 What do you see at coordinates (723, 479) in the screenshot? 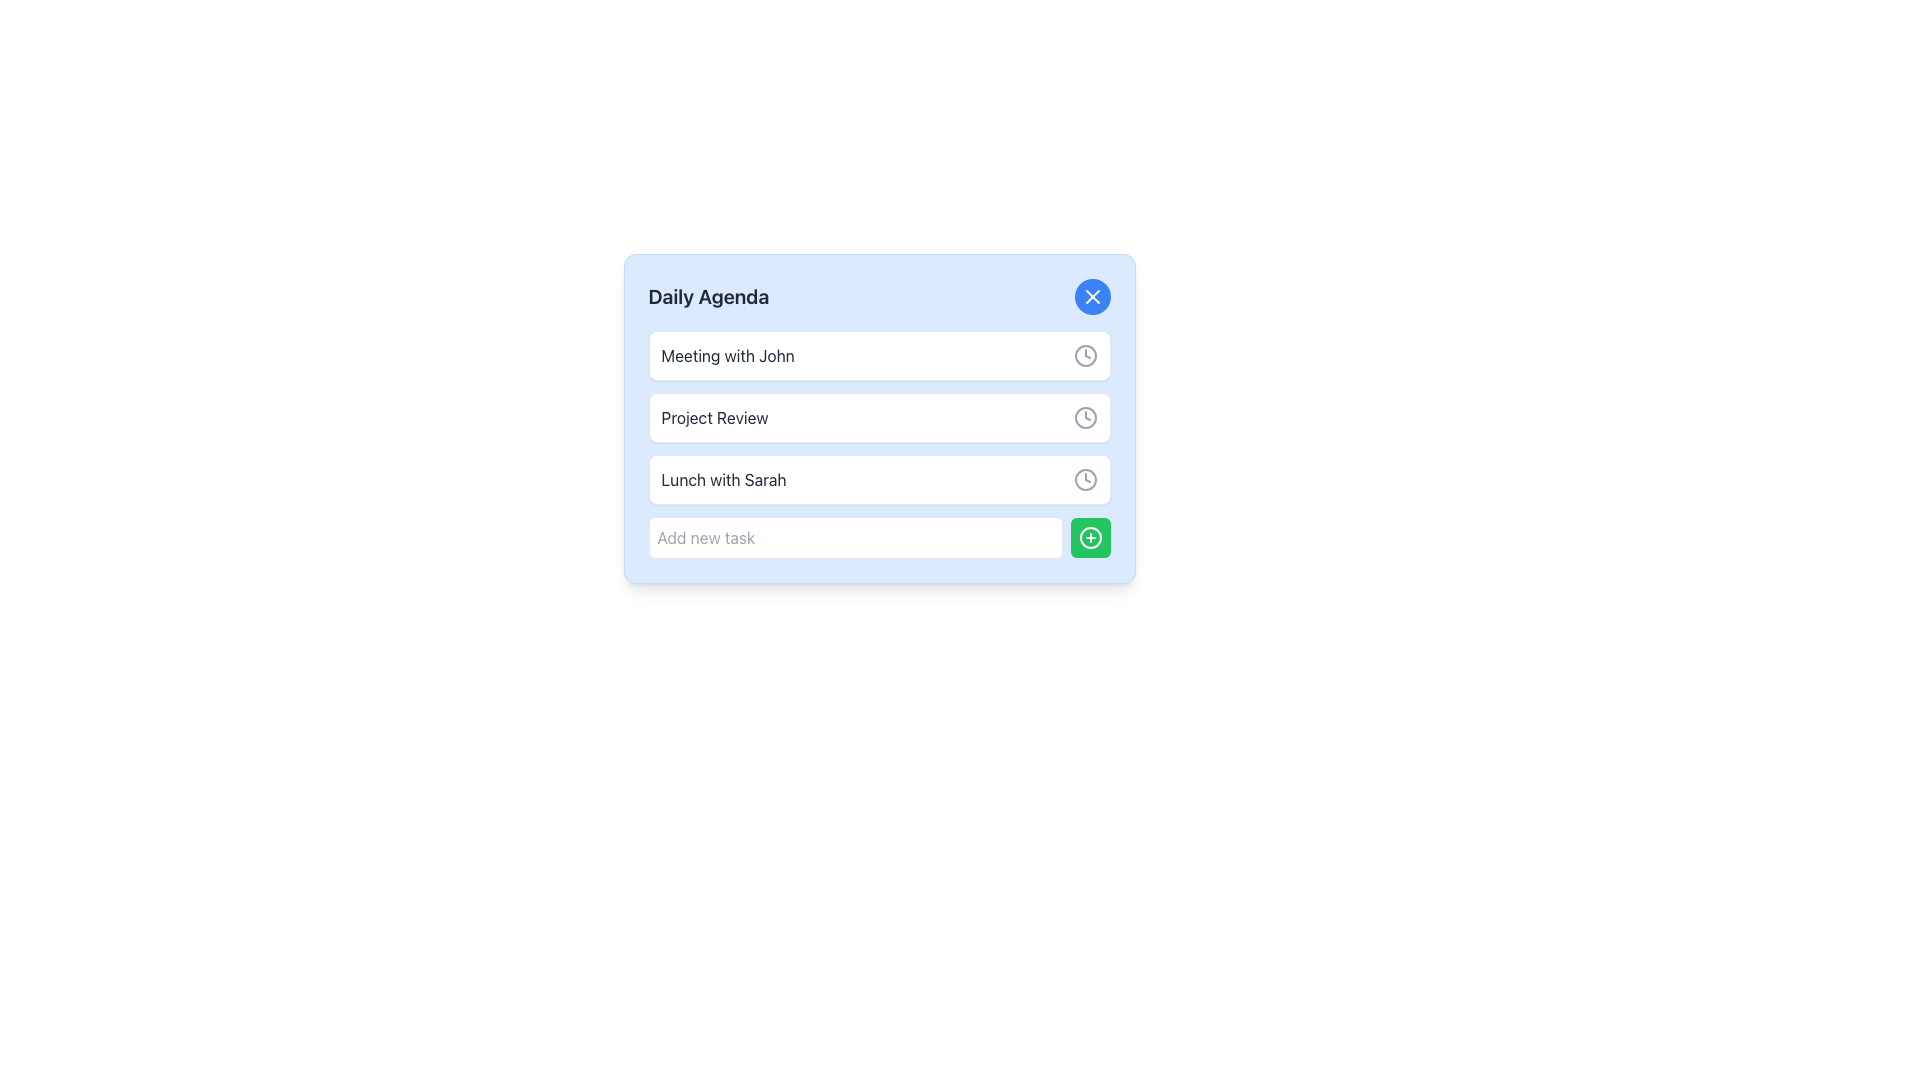
I see `the text label displaying 'Lunch with Sarah', which is the main text label of the third item in the 'Daily Agenda' widget` at bounding box center [723, 479].